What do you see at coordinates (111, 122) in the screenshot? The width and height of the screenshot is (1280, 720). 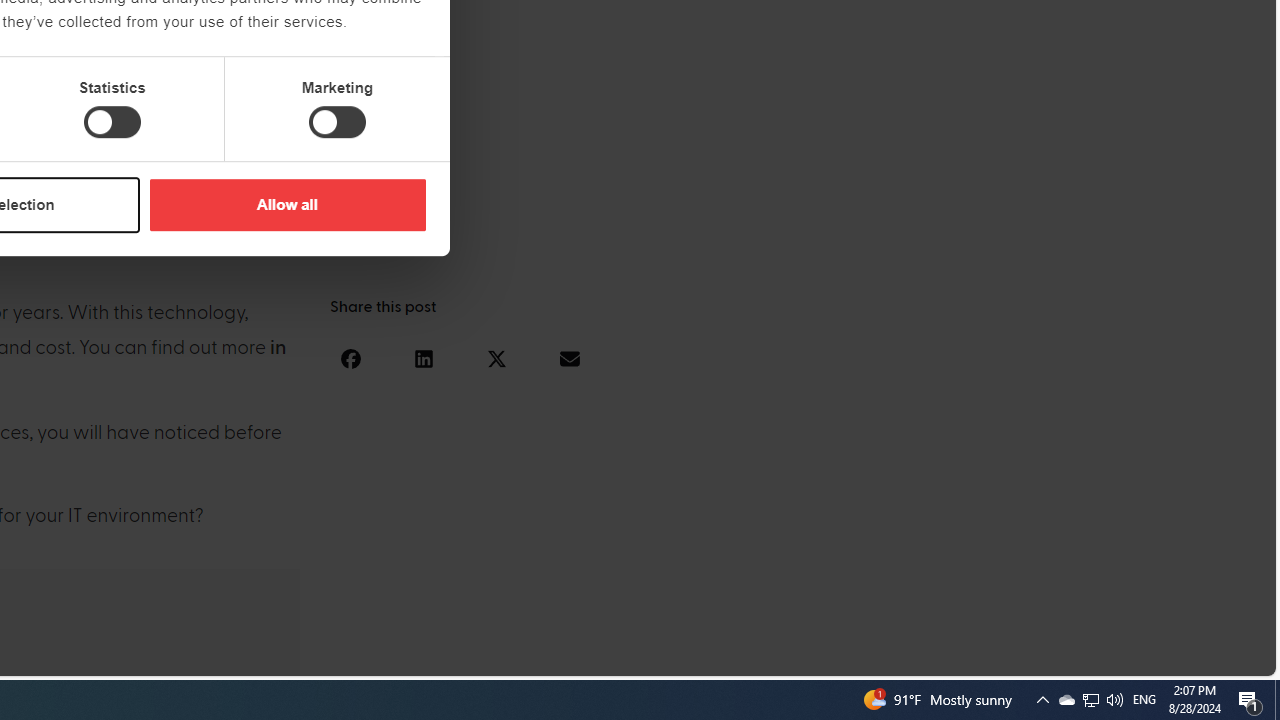 I see `'Statistics'` at bounding box center [111, 122].